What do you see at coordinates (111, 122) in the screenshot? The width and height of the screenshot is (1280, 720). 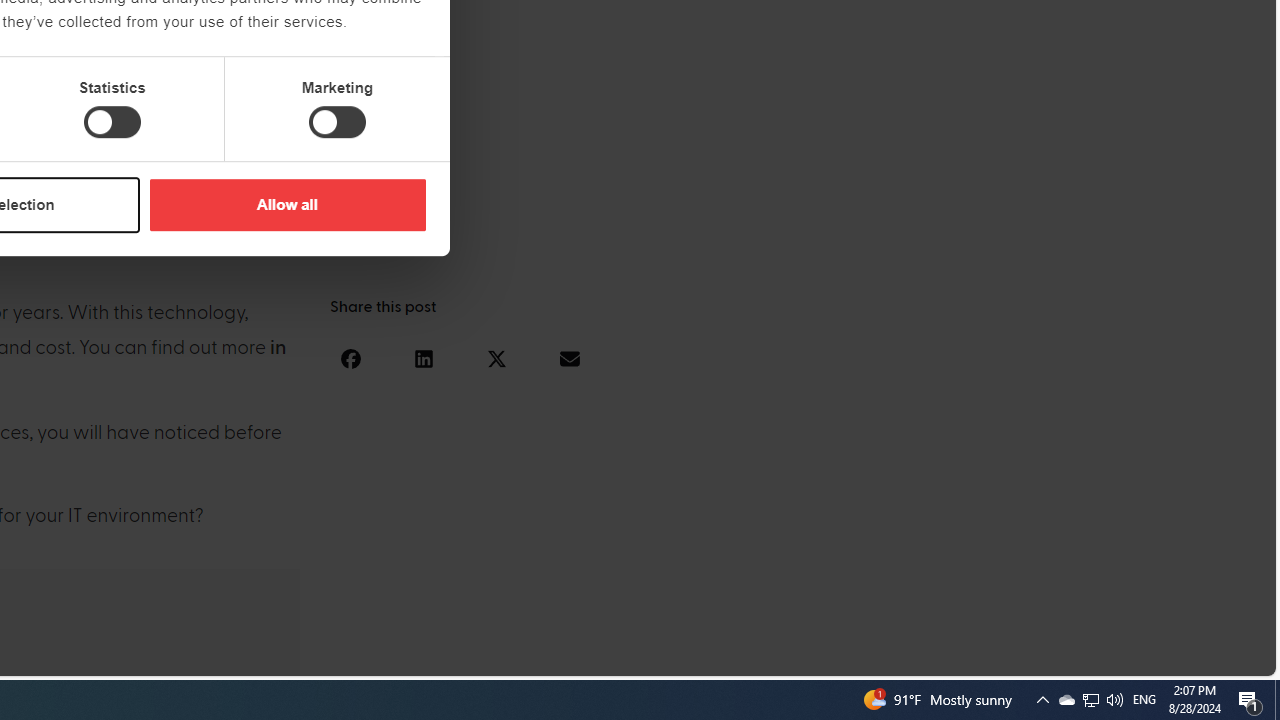 I see `'Statistics'` at bounding box center [111, 122].